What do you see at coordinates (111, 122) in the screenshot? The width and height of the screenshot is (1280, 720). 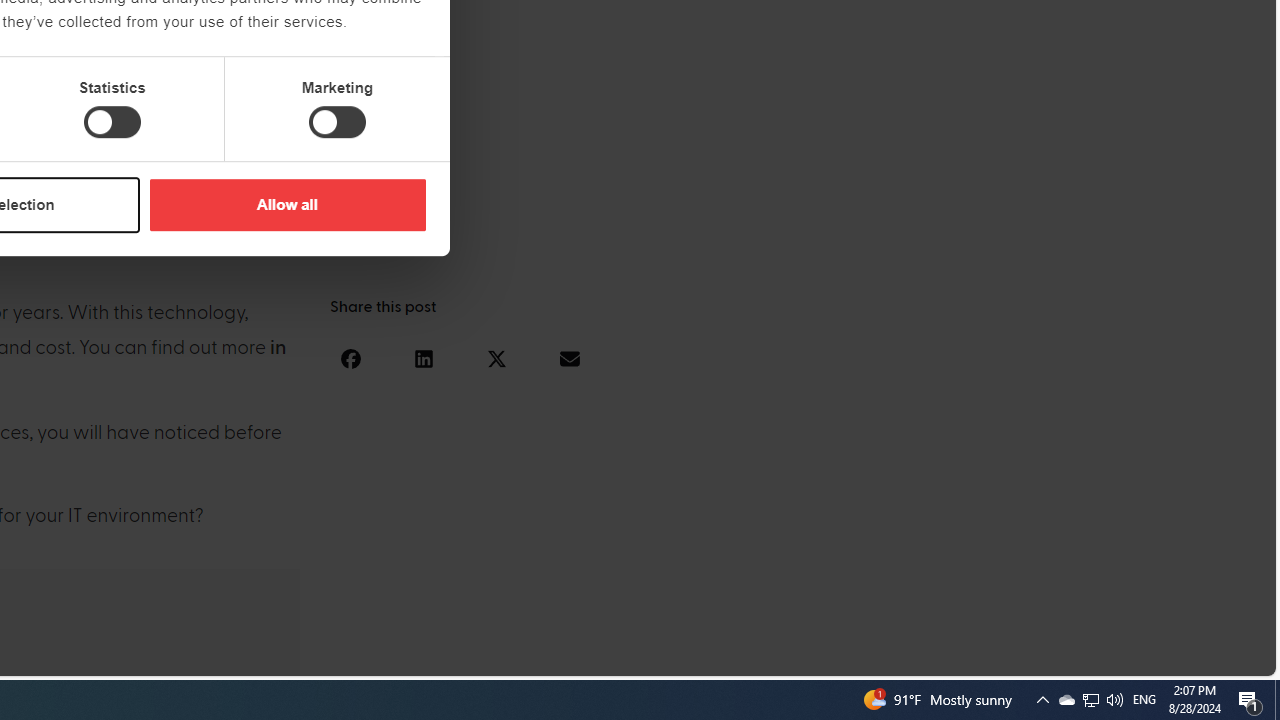 I see `'Statistics'` at bounding box center [111, 122].